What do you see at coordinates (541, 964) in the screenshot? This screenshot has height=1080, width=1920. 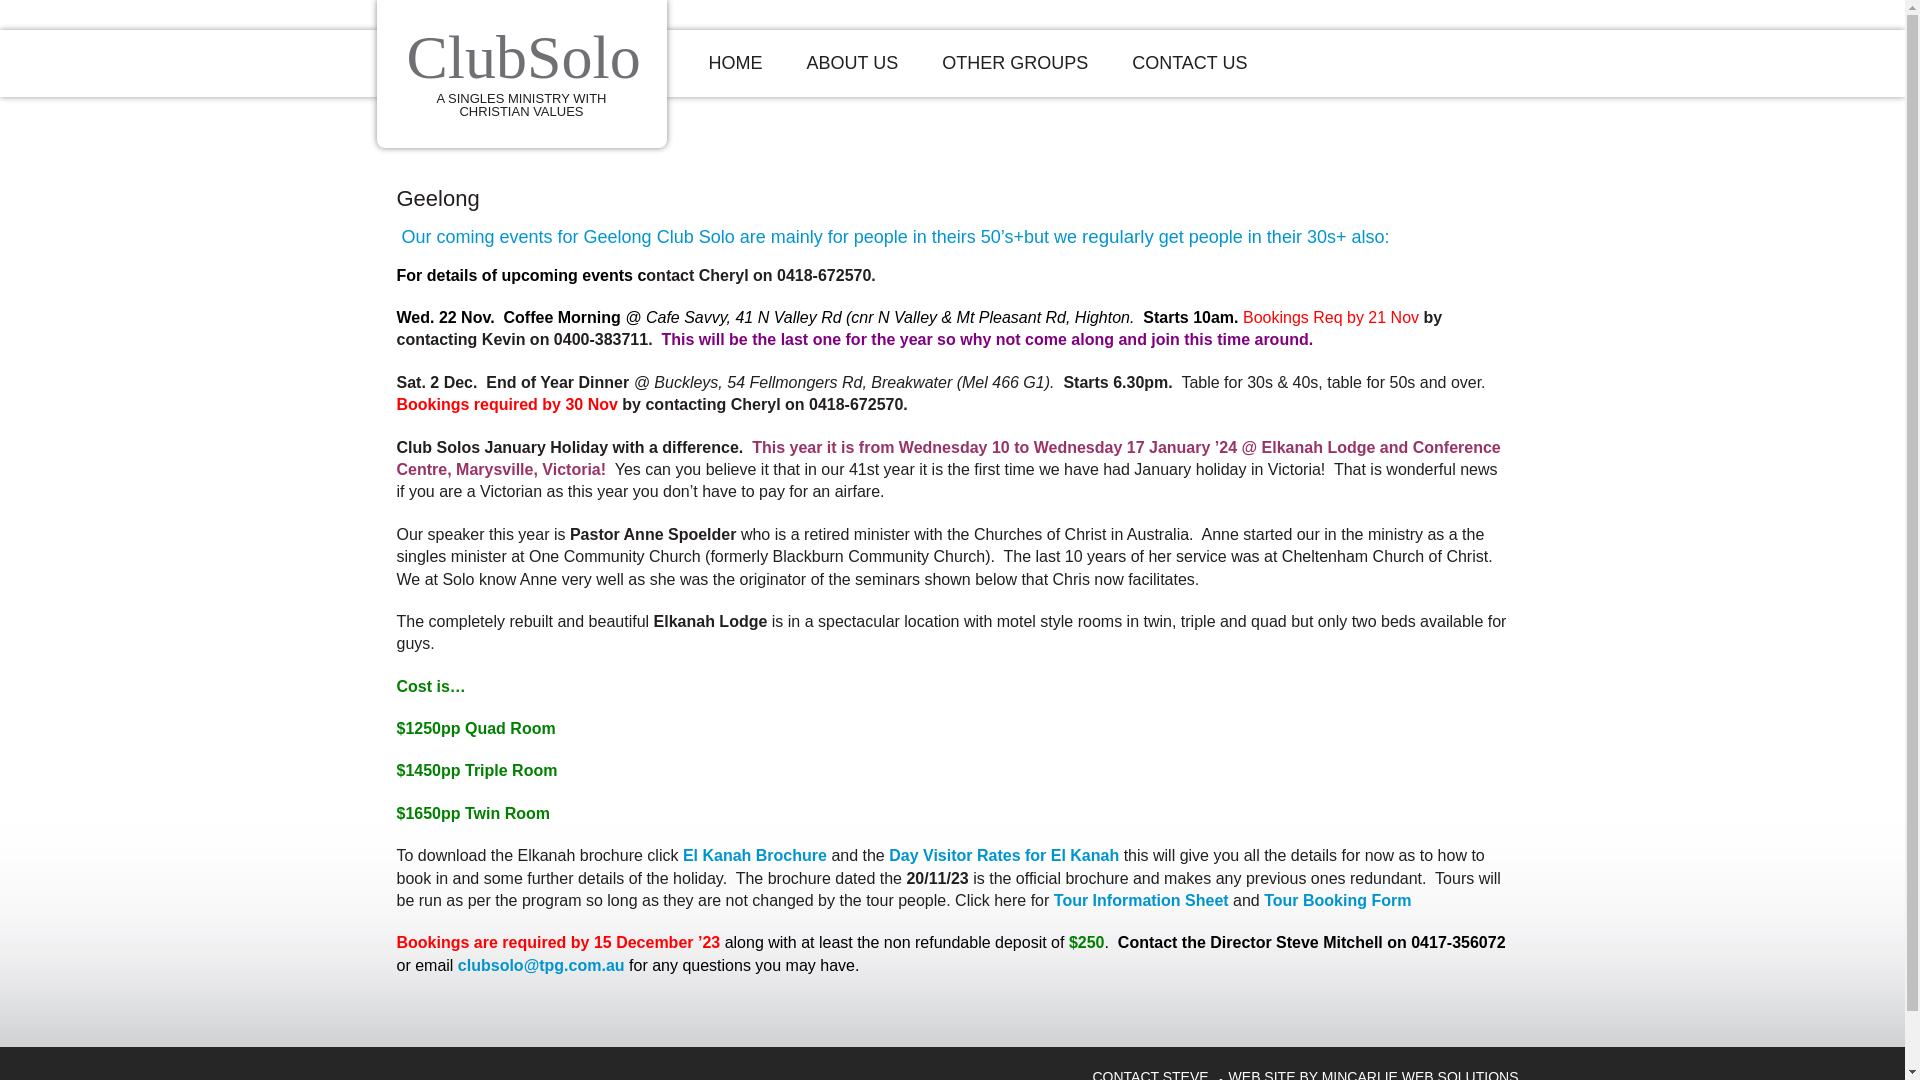 I see `'clubsolo@tpg.com.au'` at bounding box center [541, 964].